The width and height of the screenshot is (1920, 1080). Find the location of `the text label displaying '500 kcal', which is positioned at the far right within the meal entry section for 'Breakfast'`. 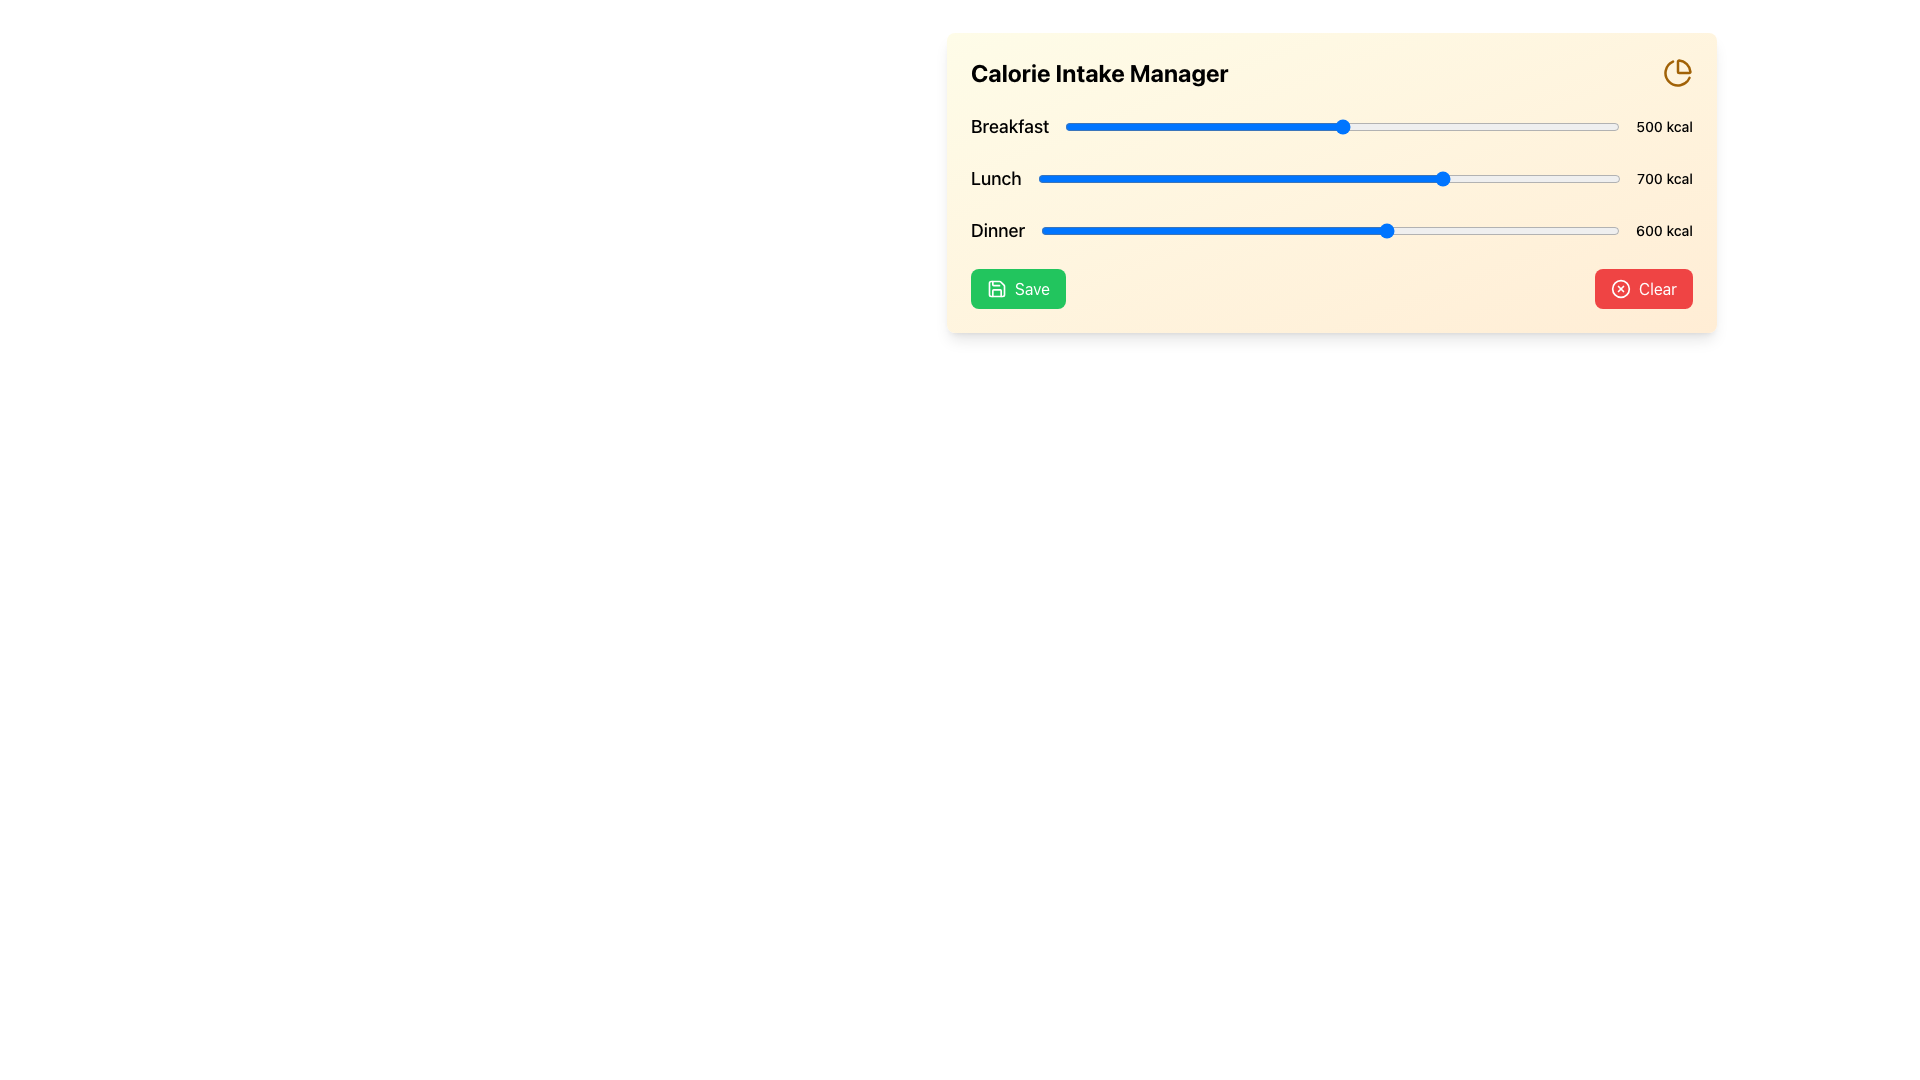

the text label displaying '500 kcal', which is positioned at the far right within the meal entry section for 'Breakfast' is located at coordinates (1664, 127).